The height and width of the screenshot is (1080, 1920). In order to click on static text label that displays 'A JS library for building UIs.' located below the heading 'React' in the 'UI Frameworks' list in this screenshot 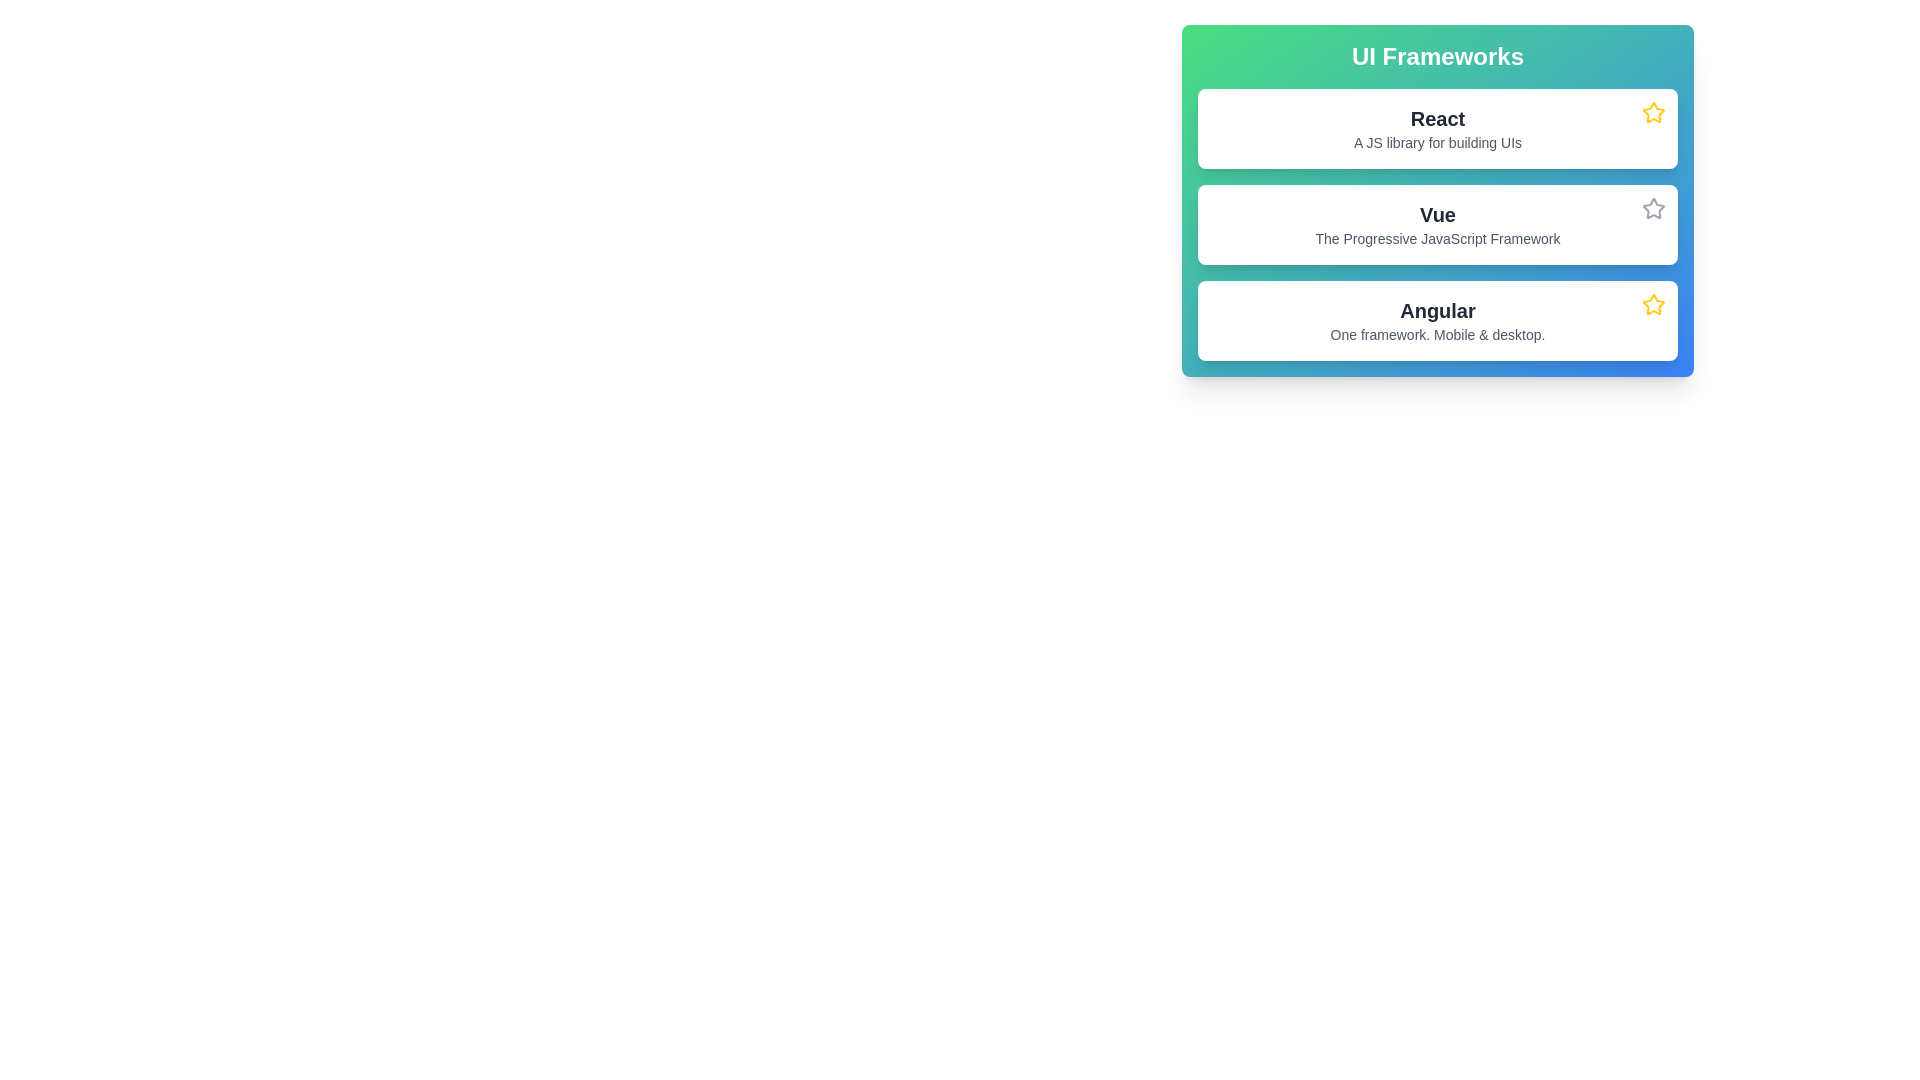, I will do `click(1437, 141)`.